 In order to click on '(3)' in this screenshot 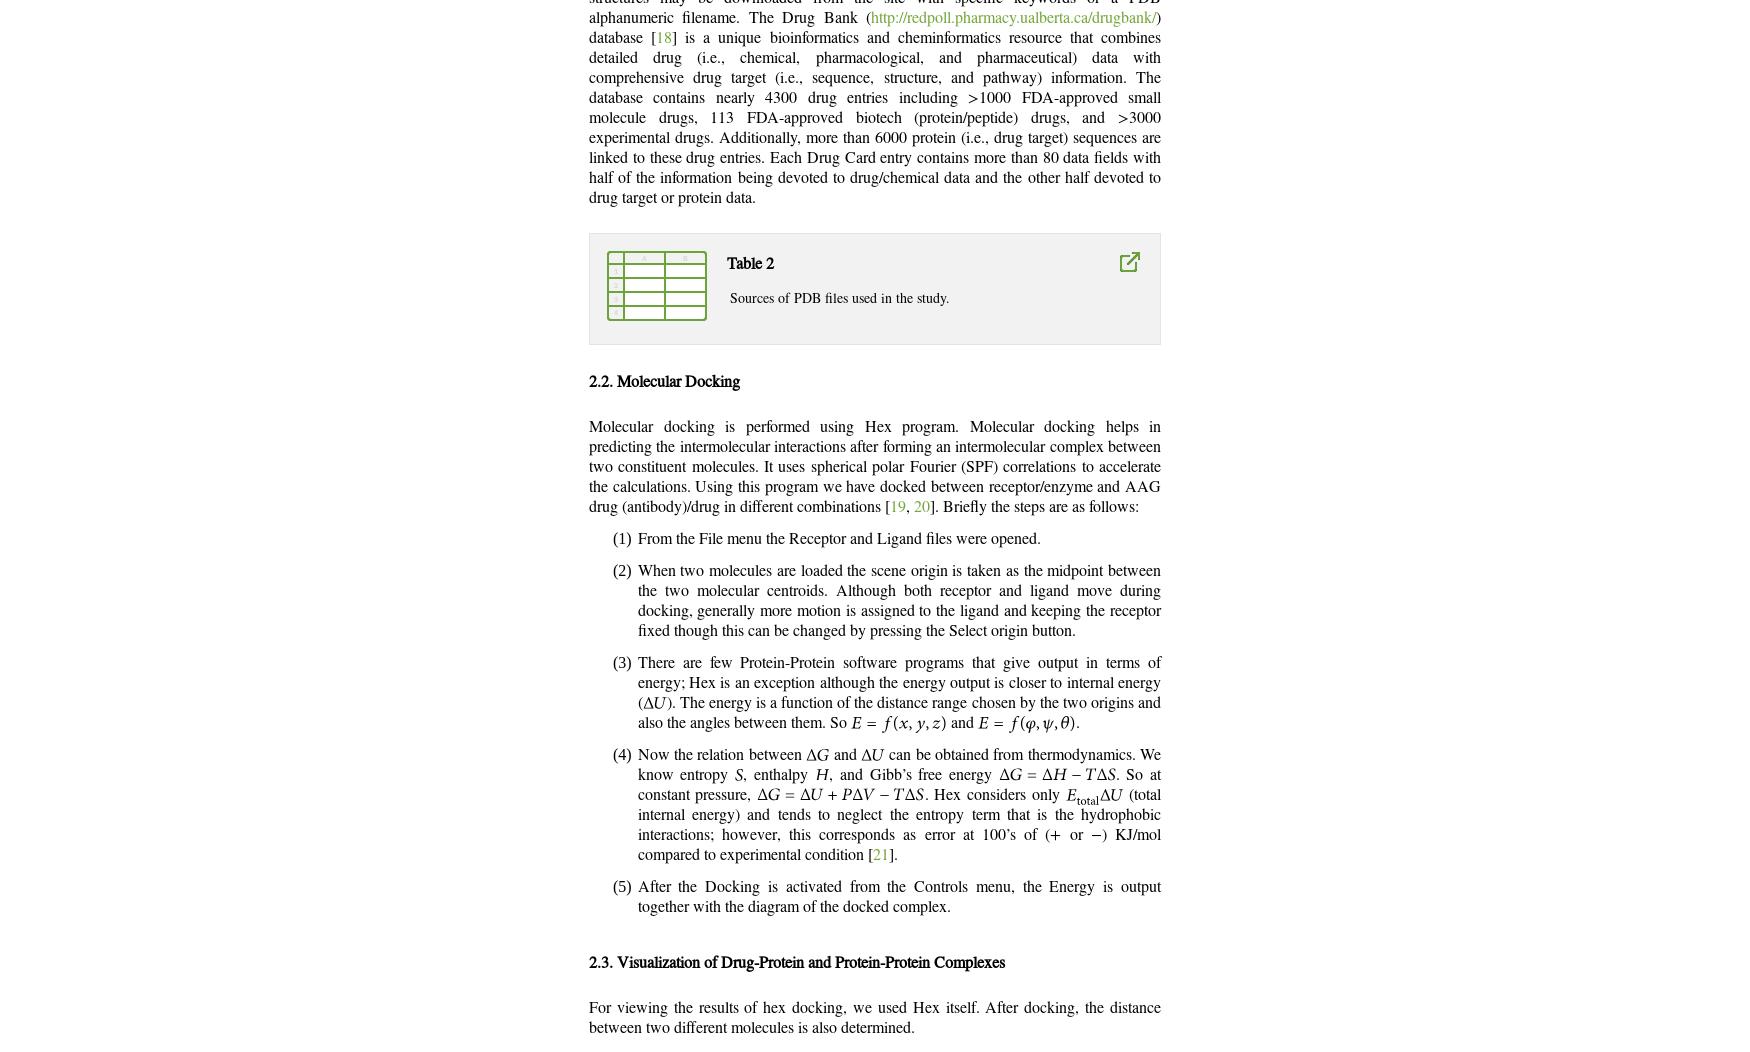, I will do `click(621, 661)`.